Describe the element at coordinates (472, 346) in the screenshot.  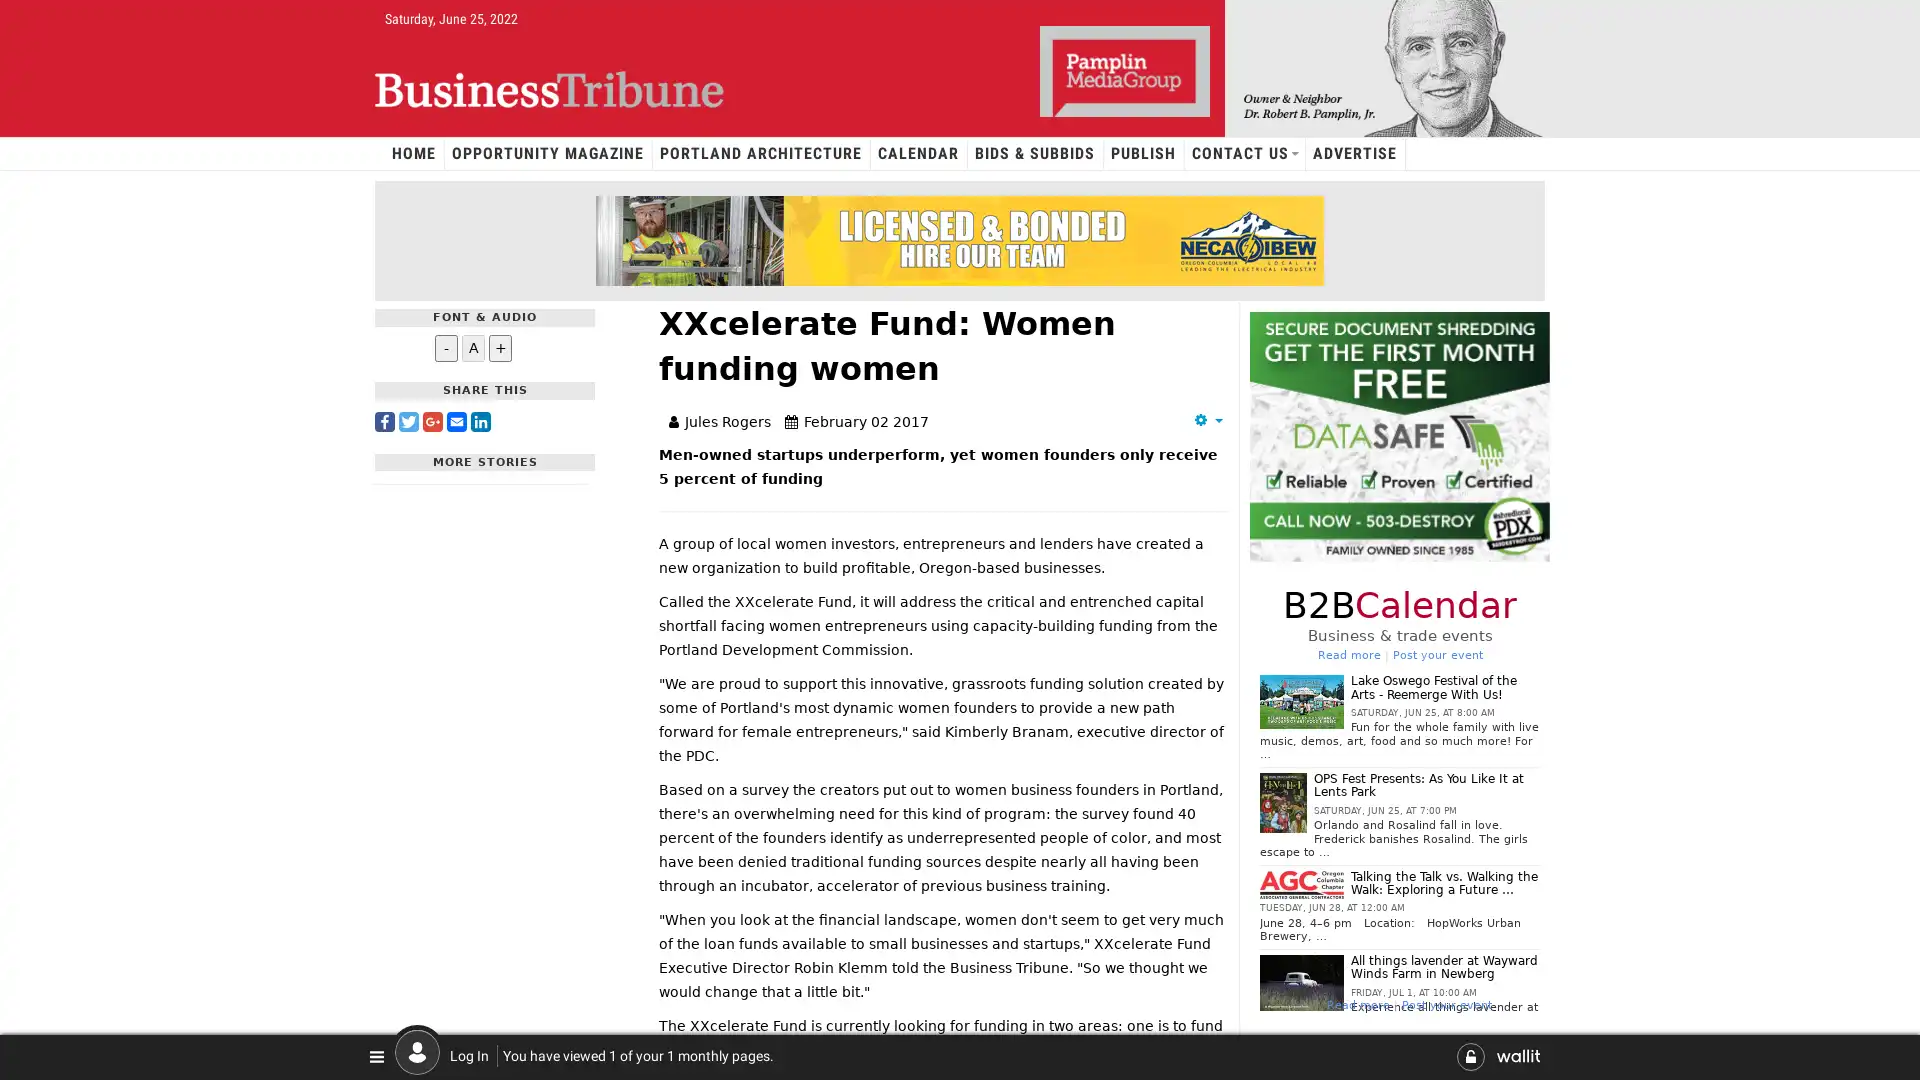
I see `A` at that location.